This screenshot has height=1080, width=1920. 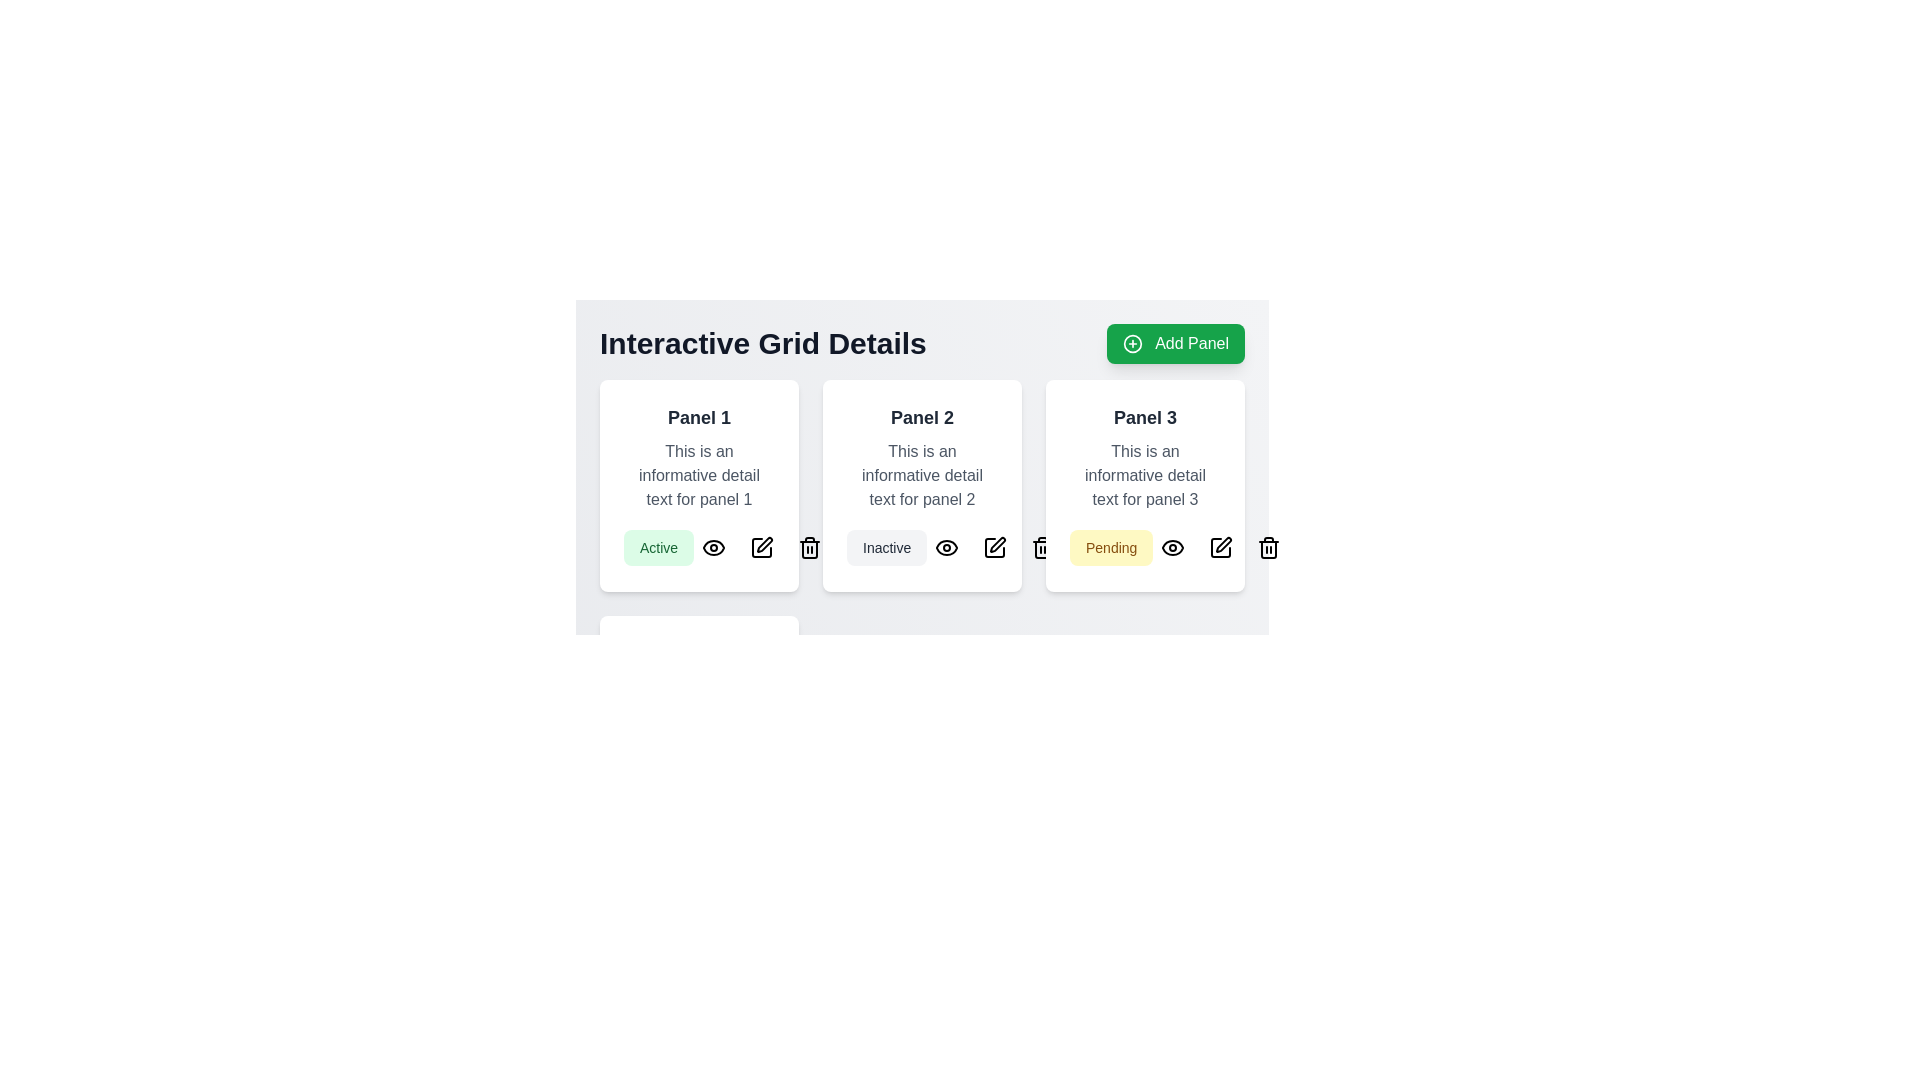 What do you see at coordinates (994, 547) in the screenshot?
I see `the edit button, which is a rectangular icon resembling a pencil, located in the middle of a row of three icons beneath the 'Panel 2' card` at bounding box center [994, 547].